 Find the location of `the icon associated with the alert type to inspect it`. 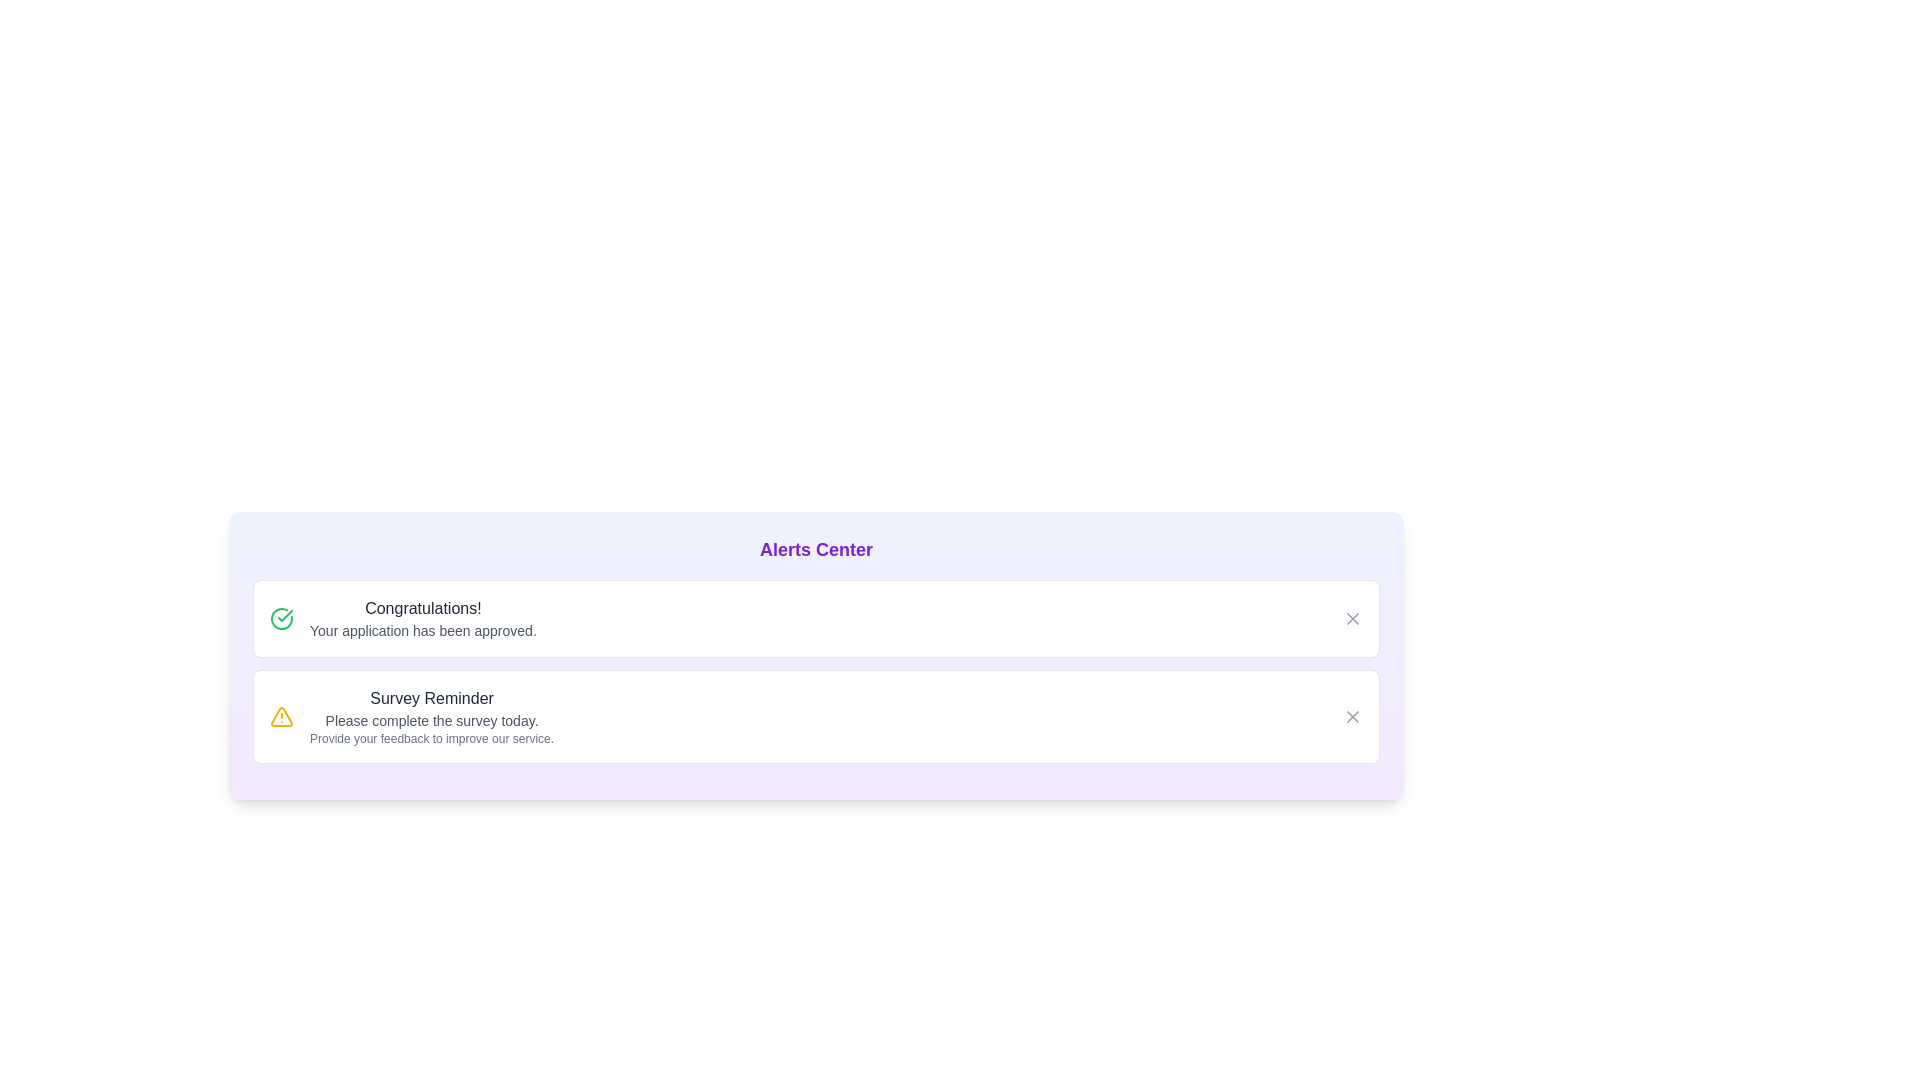

the icon associated with the alert type to inspect it is located at coordinates (281, 617).